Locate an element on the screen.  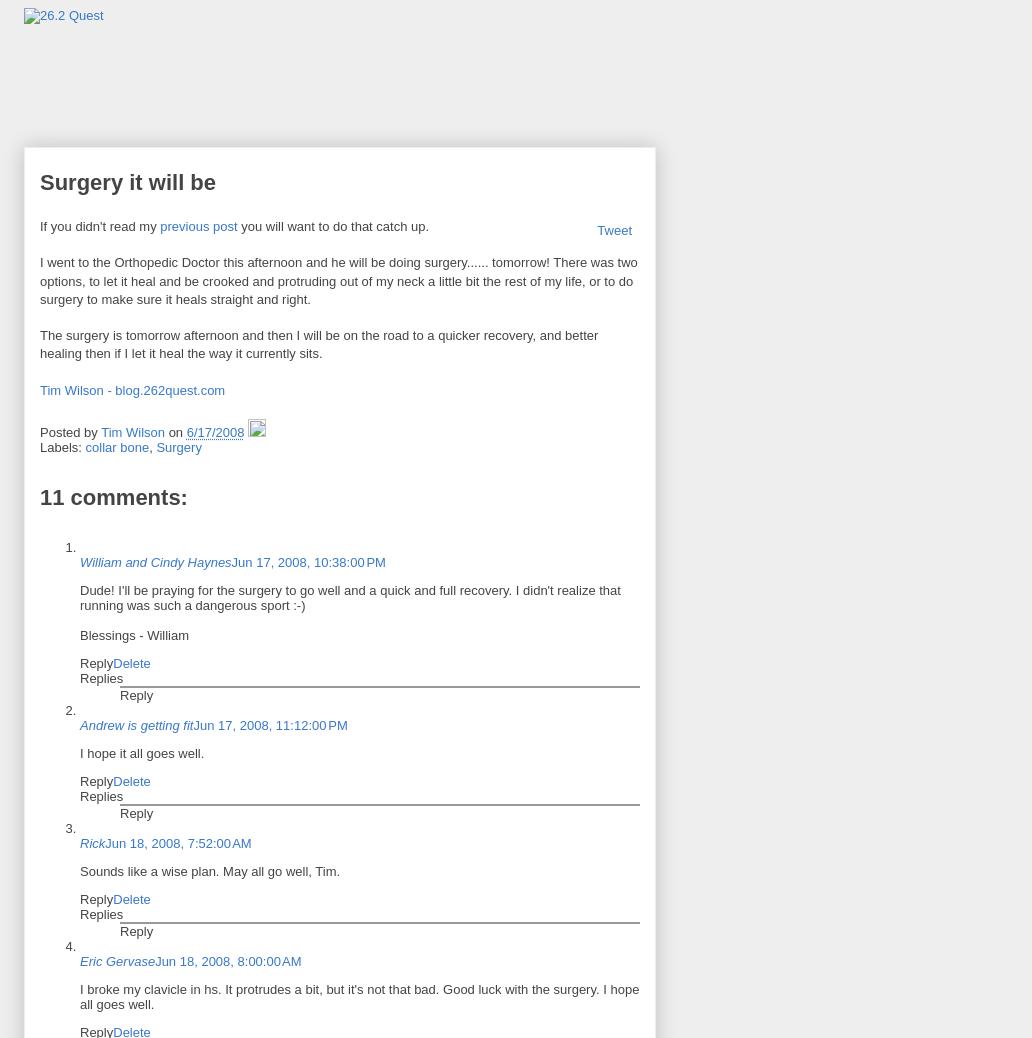
'previous post' is located at coordinates (197, 225).